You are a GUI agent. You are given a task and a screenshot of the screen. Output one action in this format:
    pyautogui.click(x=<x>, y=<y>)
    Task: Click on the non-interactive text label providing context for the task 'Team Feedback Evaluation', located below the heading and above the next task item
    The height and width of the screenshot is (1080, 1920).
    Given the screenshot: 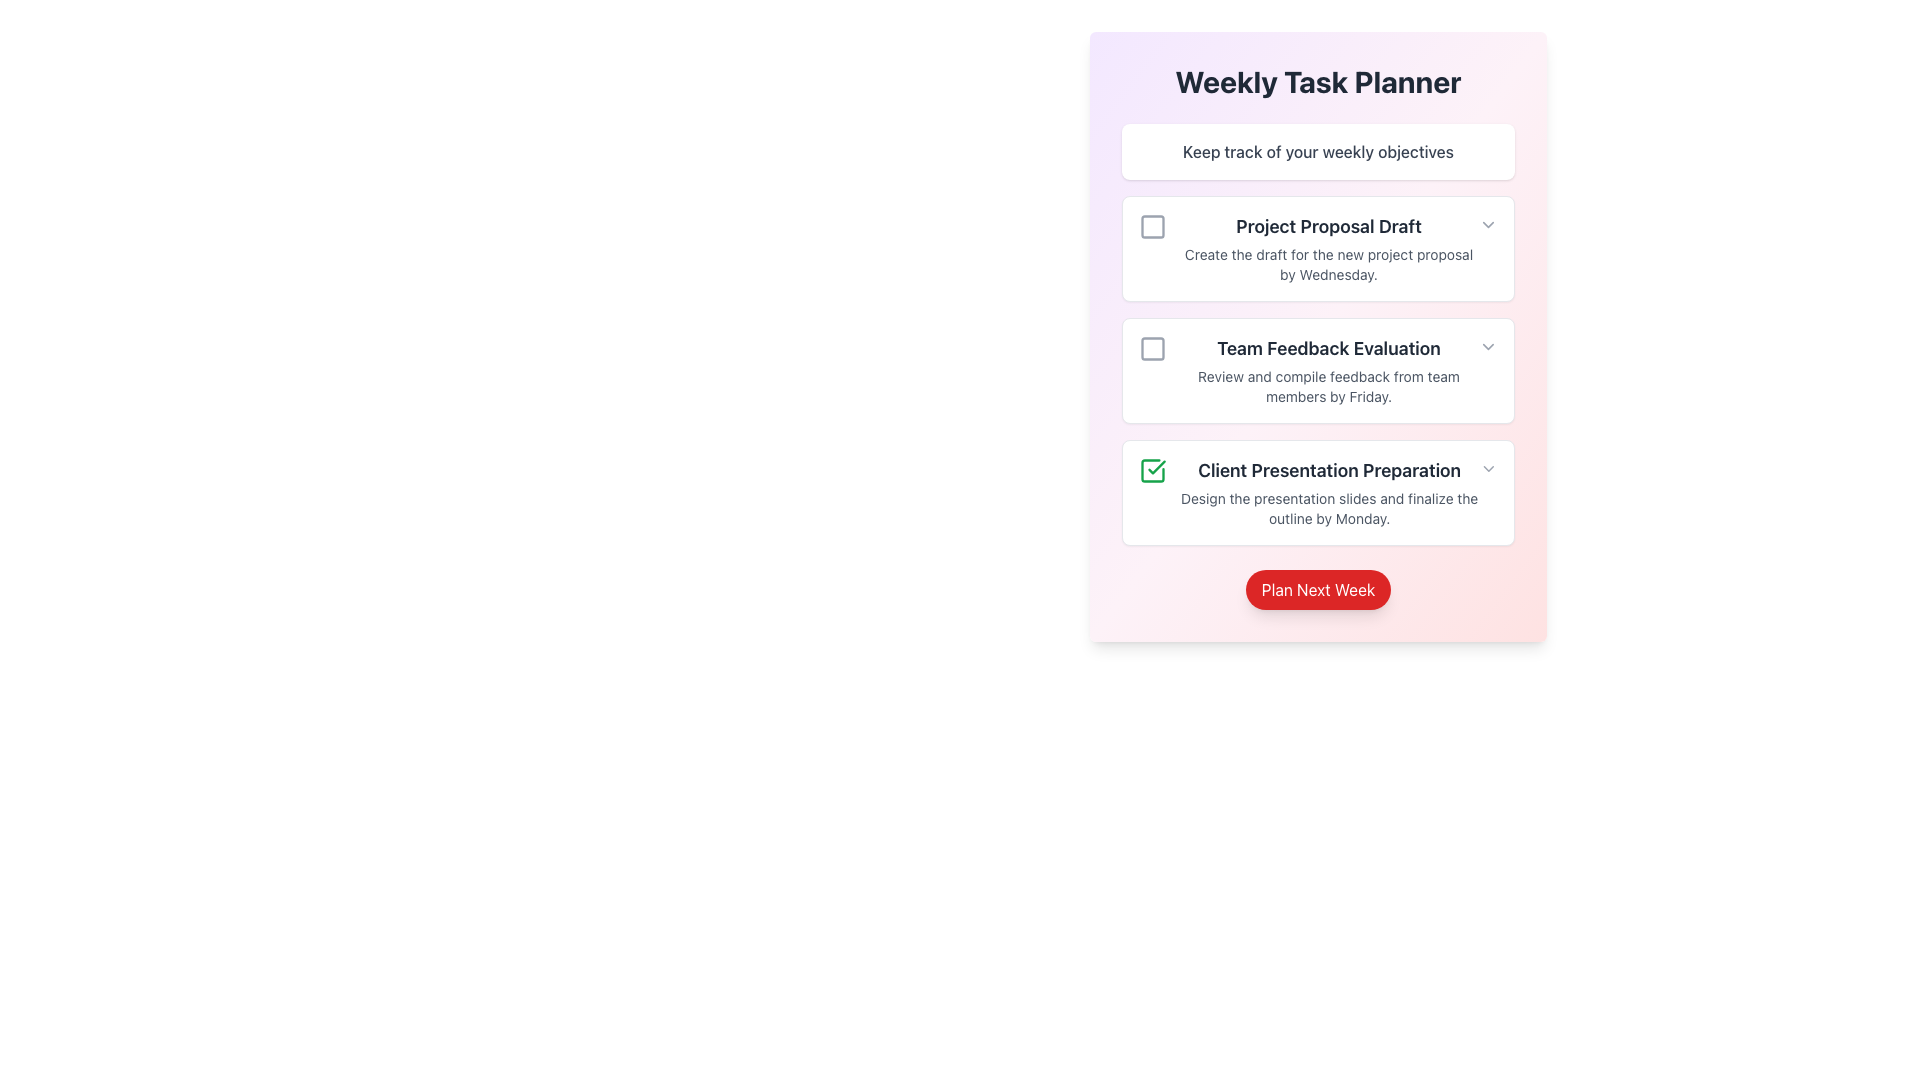 What is the action you would take?
    pyautogui.click(x=1329, y=386)
    